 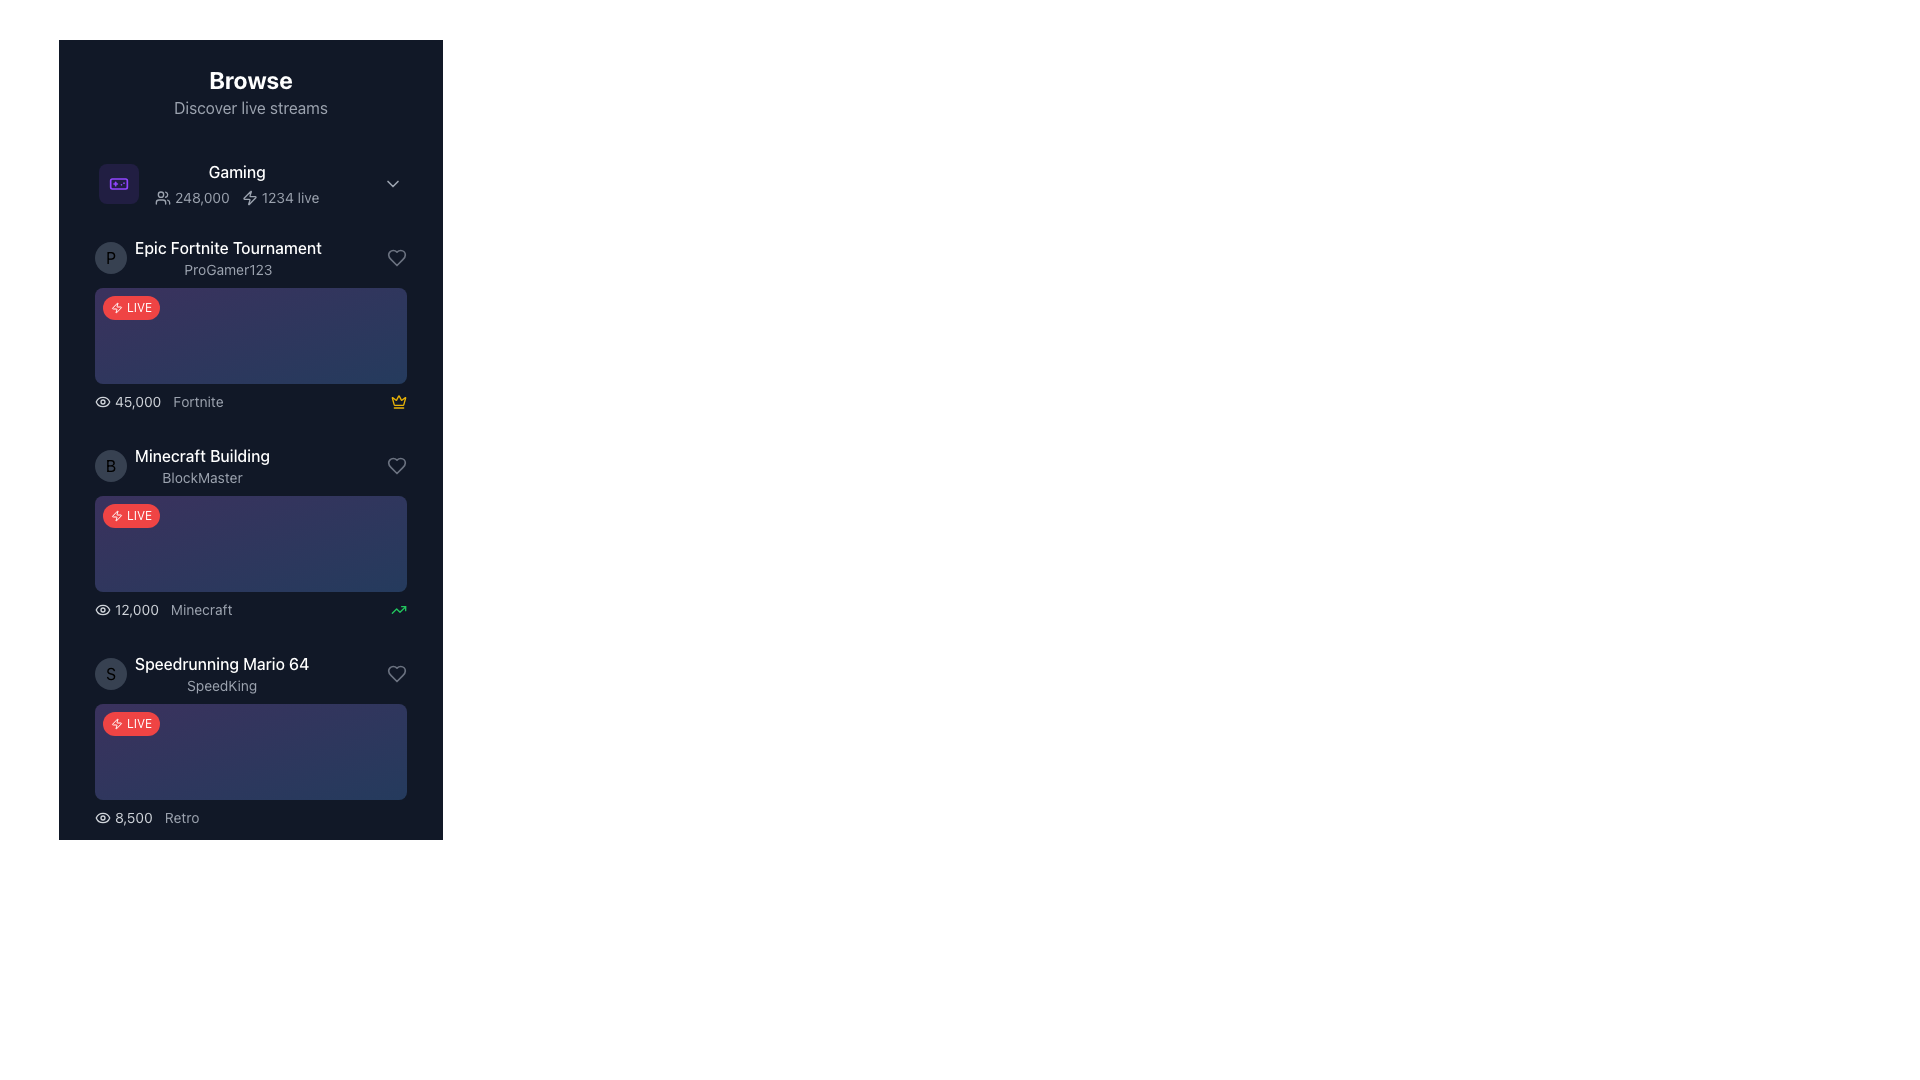 What do you see at coordinates (127, 401) in the screenshot?
I see `the text label displaying the number of views for the Epic Fortnite Tournament entry, which shows '45,000' and is positioned to the left of the text 'Fortnite'` at bounding box center [127, 401].